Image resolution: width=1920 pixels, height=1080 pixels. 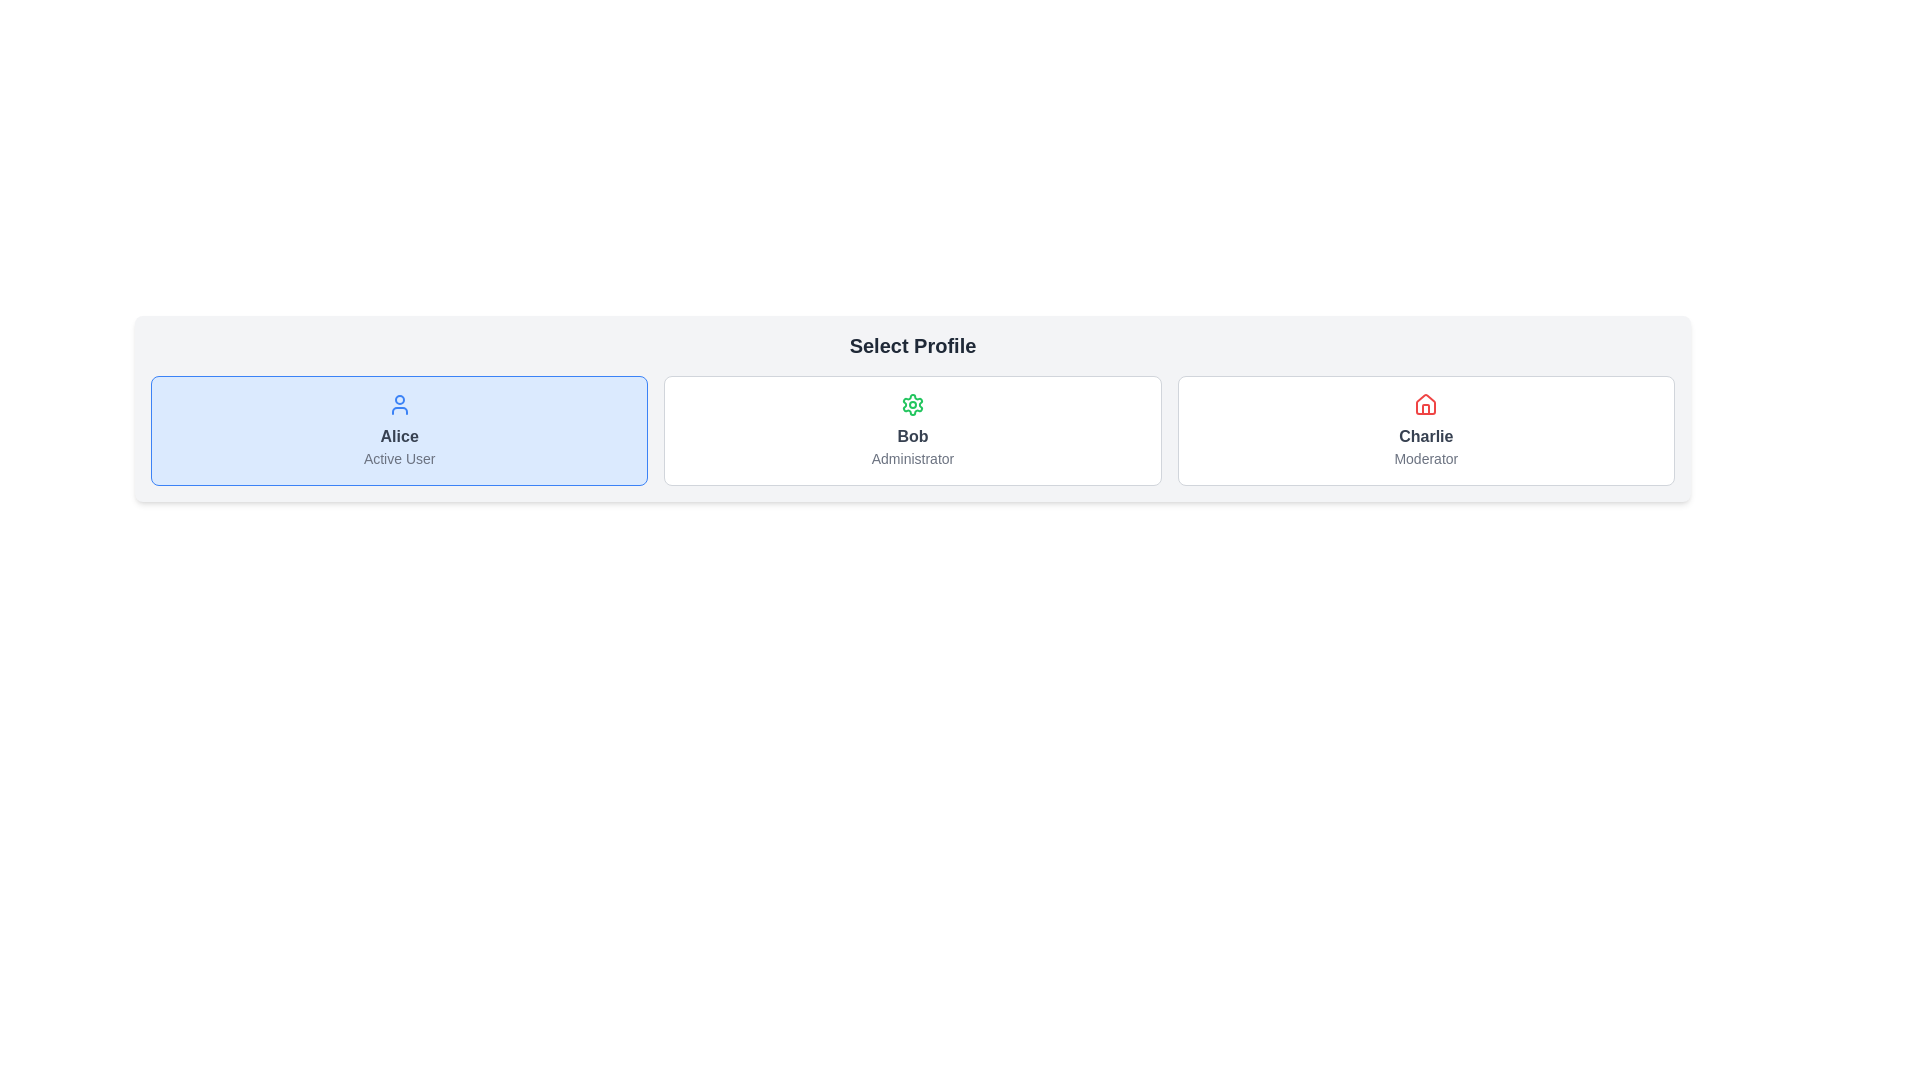 What do you see at coordinates (1425, 459) in the screenshot?
I see `the Text label indicating the role of 'Moderator' for the 'Charlie' profile, located at the bottom of the profile card in the rightmost column` at bounding box center [1425, 459].